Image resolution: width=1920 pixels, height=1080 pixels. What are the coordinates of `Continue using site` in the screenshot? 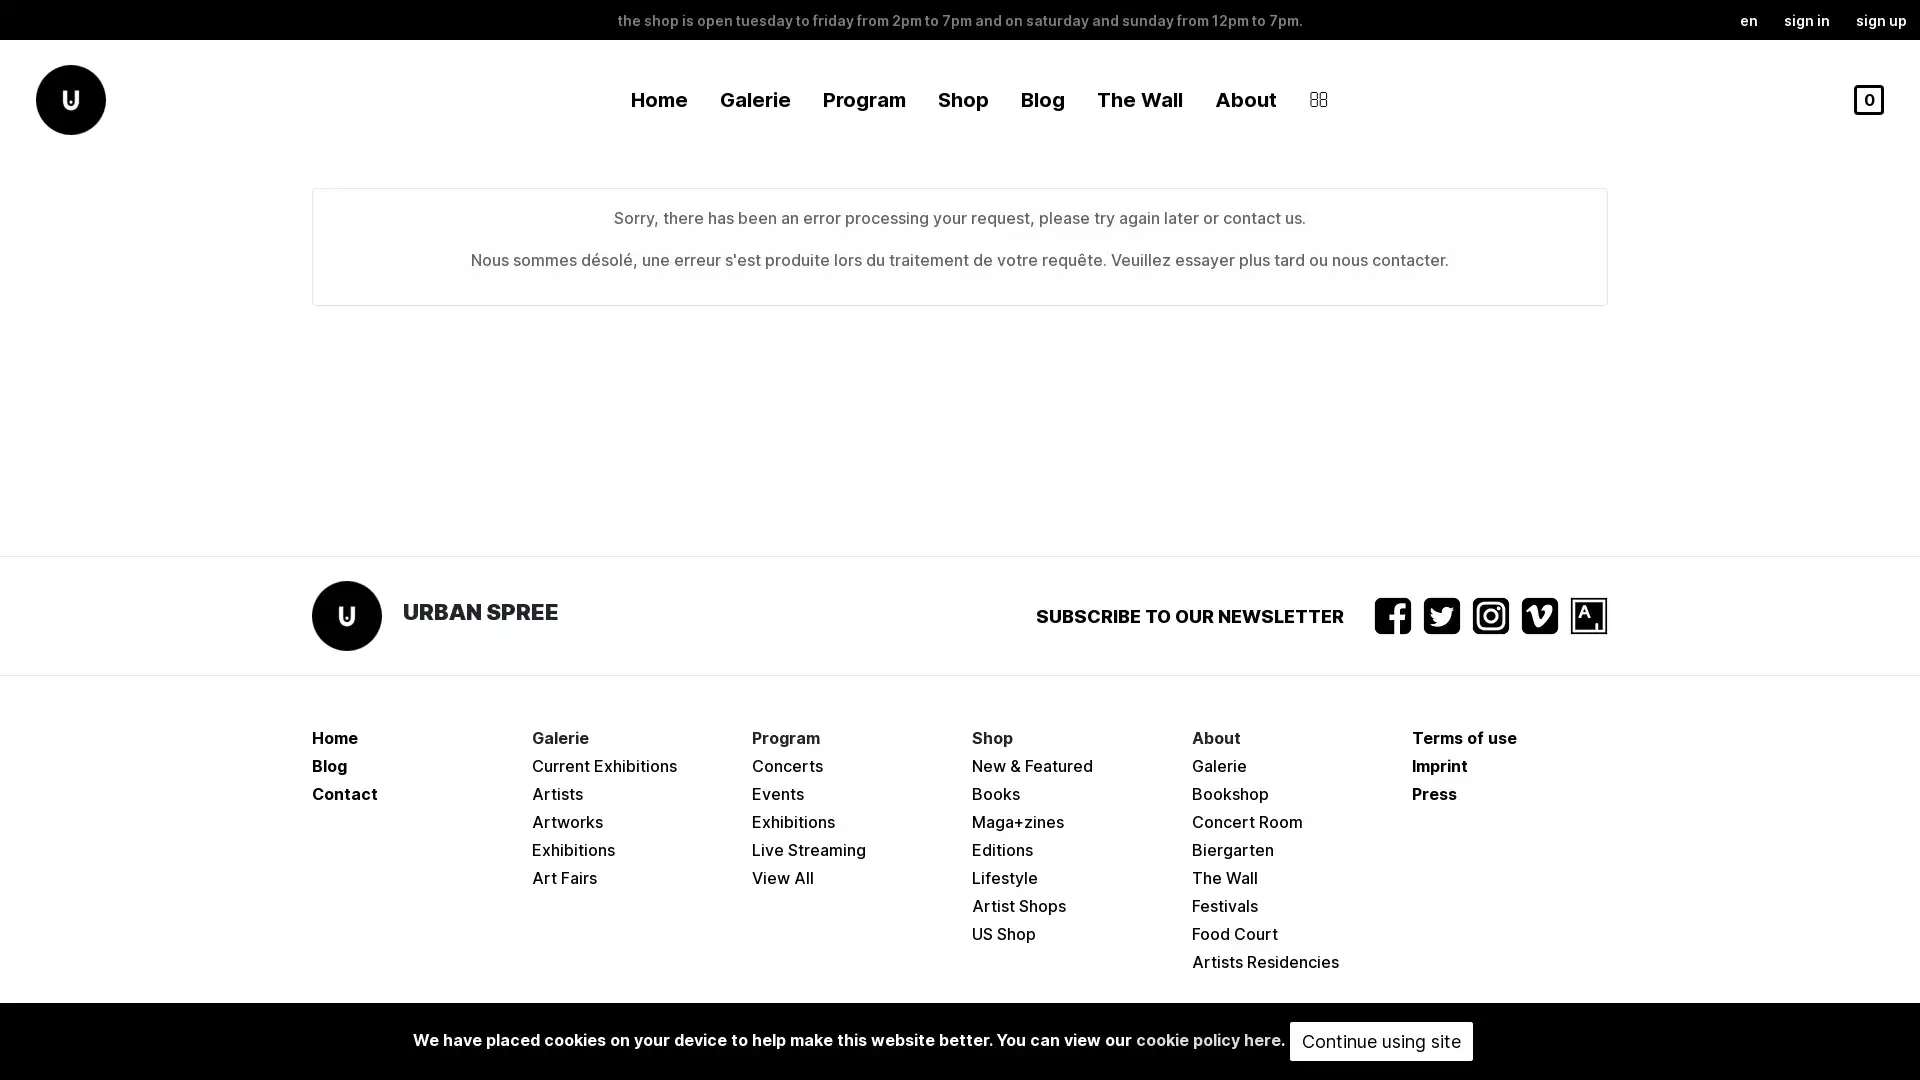 It's located at (1380, 1040).